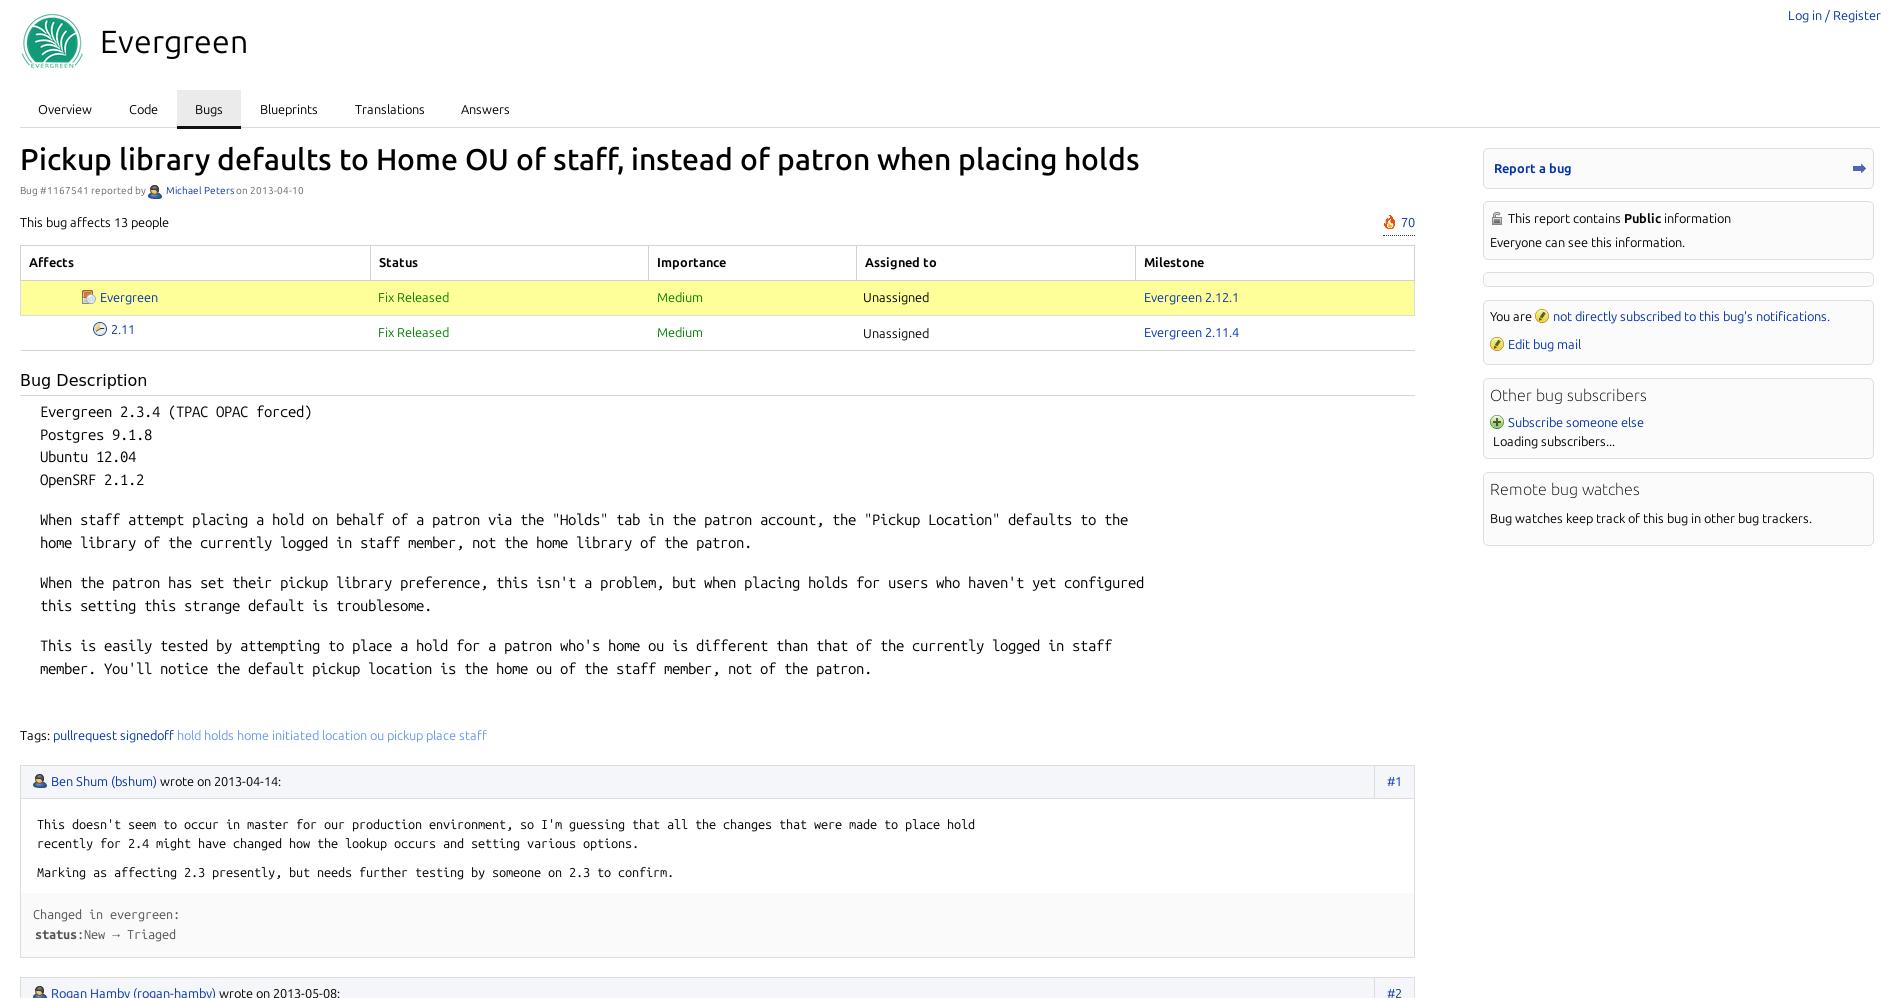  What do you see at coordinates (1544, 343) in the screenshot?
I see `'Edit bug mail'` at bounding box center [1544, 343].